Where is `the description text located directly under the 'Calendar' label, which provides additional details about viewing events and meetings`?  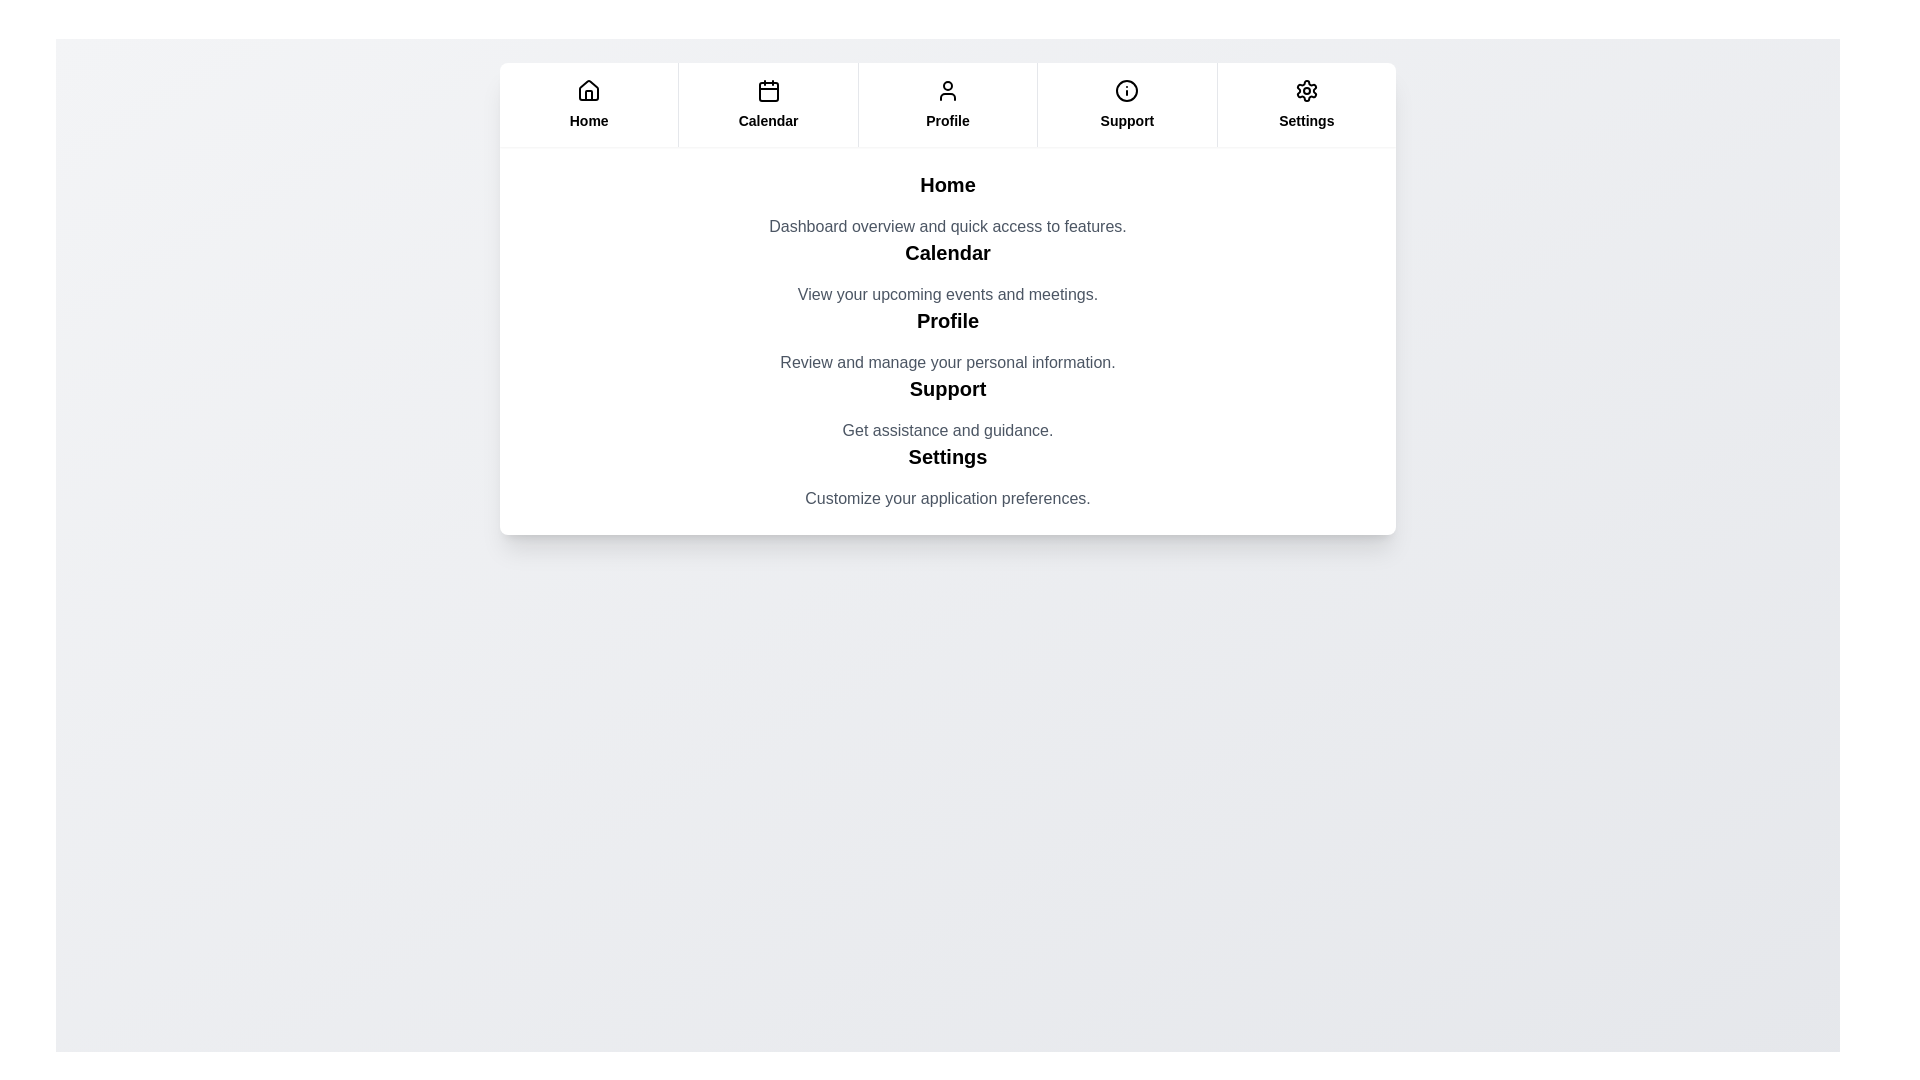 the description text located directly under the 'Calendar' label, which provides additional details about viewing events and meetings is located at coordinates (947, 294).